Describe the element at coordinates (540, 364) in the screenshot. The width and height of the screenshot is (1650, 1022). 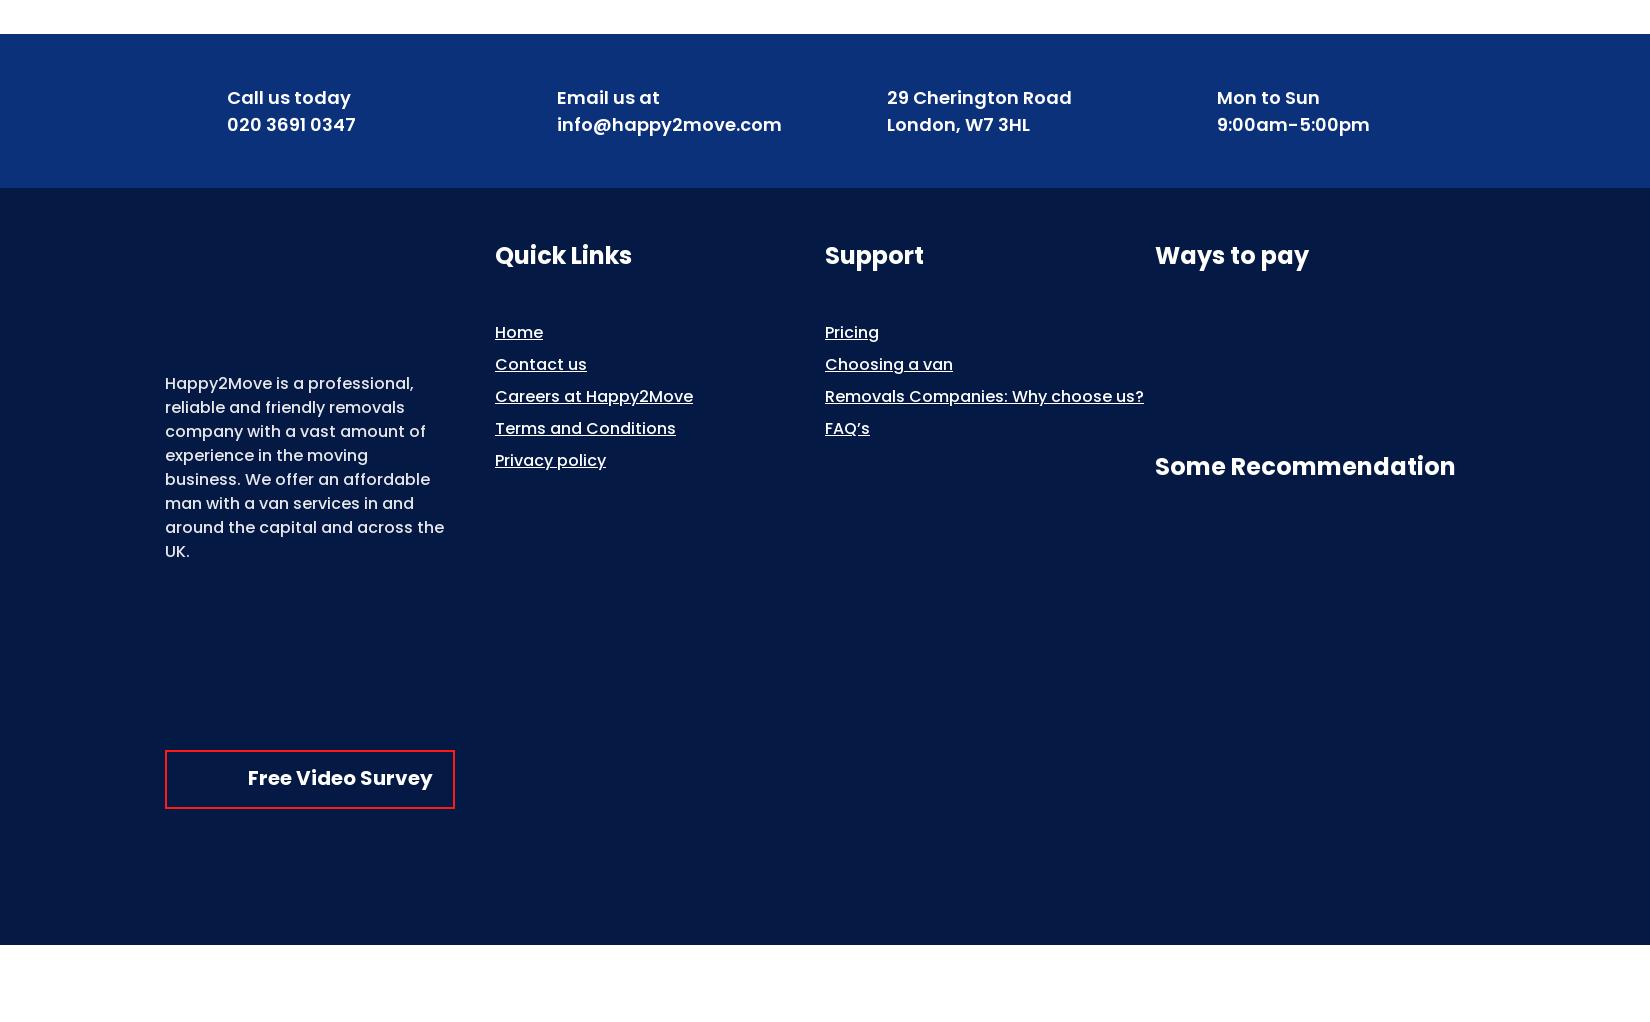
I see `'Contact us'` at that location.